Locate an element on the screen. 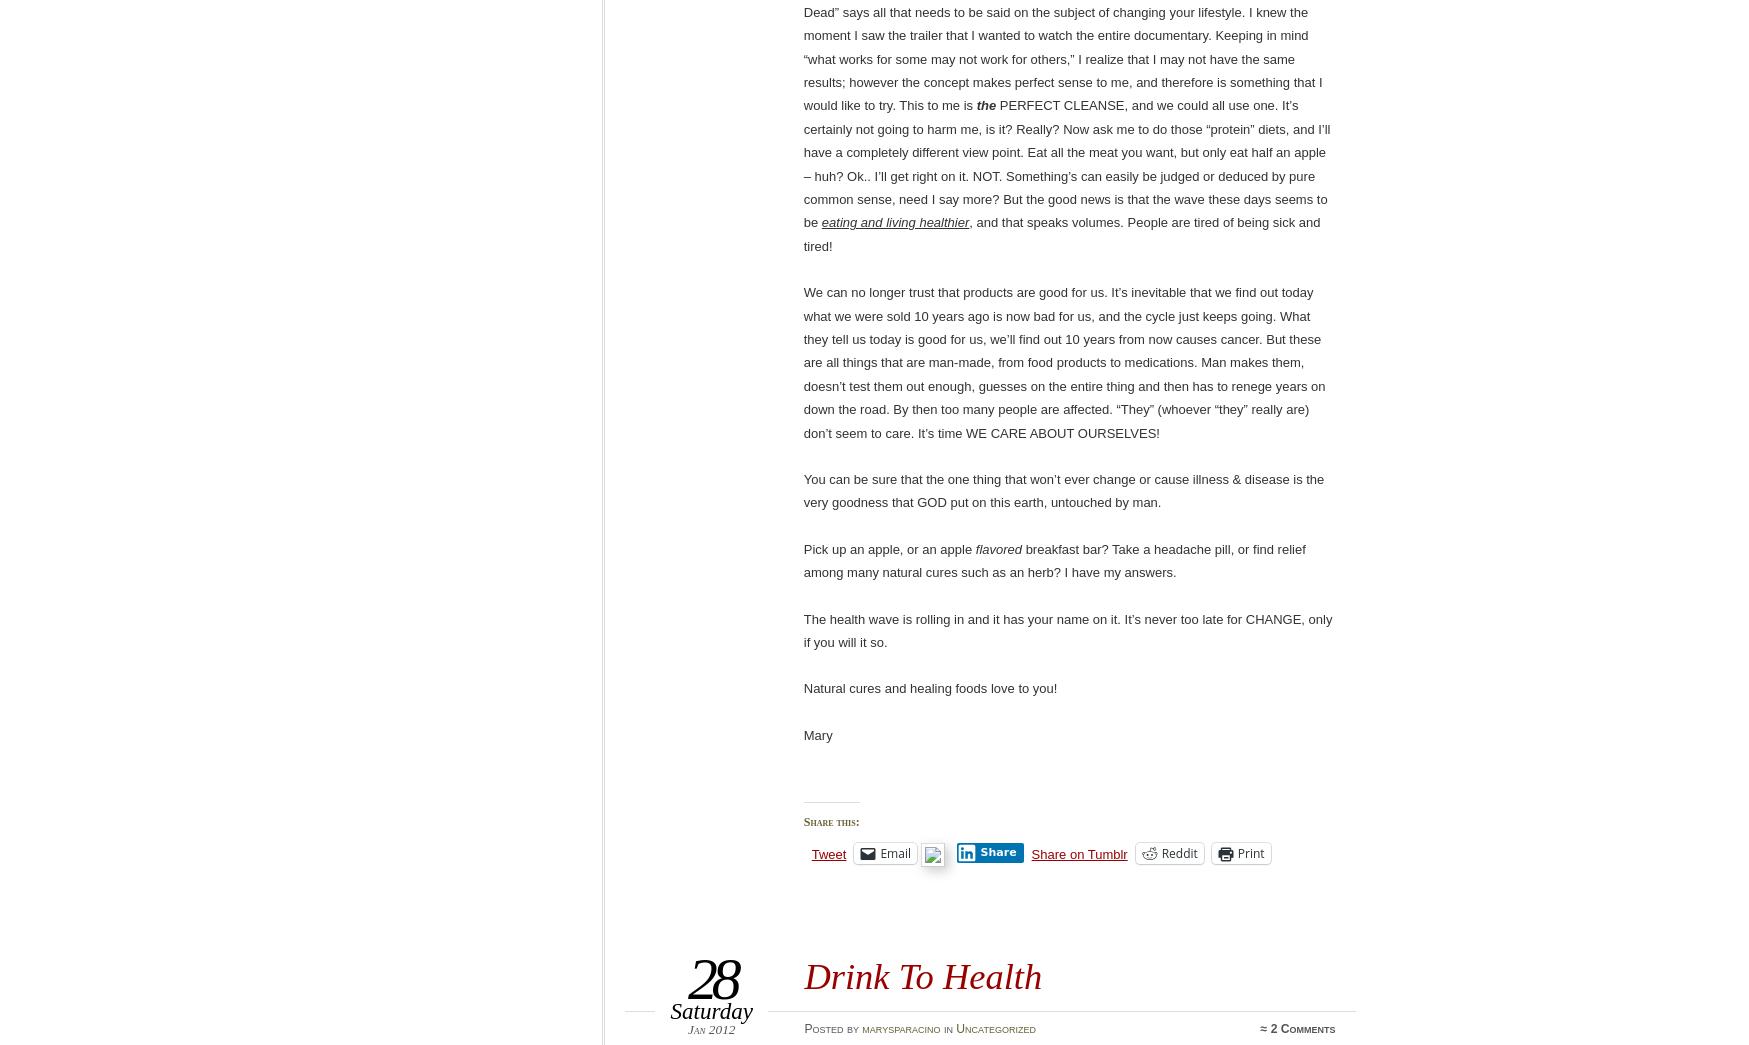 The image size is (1749, 1045). 'PERFECT CLEANSE, and we could all use one. It’s certainly not going to harm me, is it? Really? Now ask me to do those “protein” diets, and I’ll have a completely different view point. Eat all the meat you want, but only eat half an apple – huh? Ok.. I’ll get right on it. NOT. Something’s can easily be judged or deduced by pure common sense, need I say more? But the good news is that the wave these days seems to be' is located at coordinates (1066, 162).